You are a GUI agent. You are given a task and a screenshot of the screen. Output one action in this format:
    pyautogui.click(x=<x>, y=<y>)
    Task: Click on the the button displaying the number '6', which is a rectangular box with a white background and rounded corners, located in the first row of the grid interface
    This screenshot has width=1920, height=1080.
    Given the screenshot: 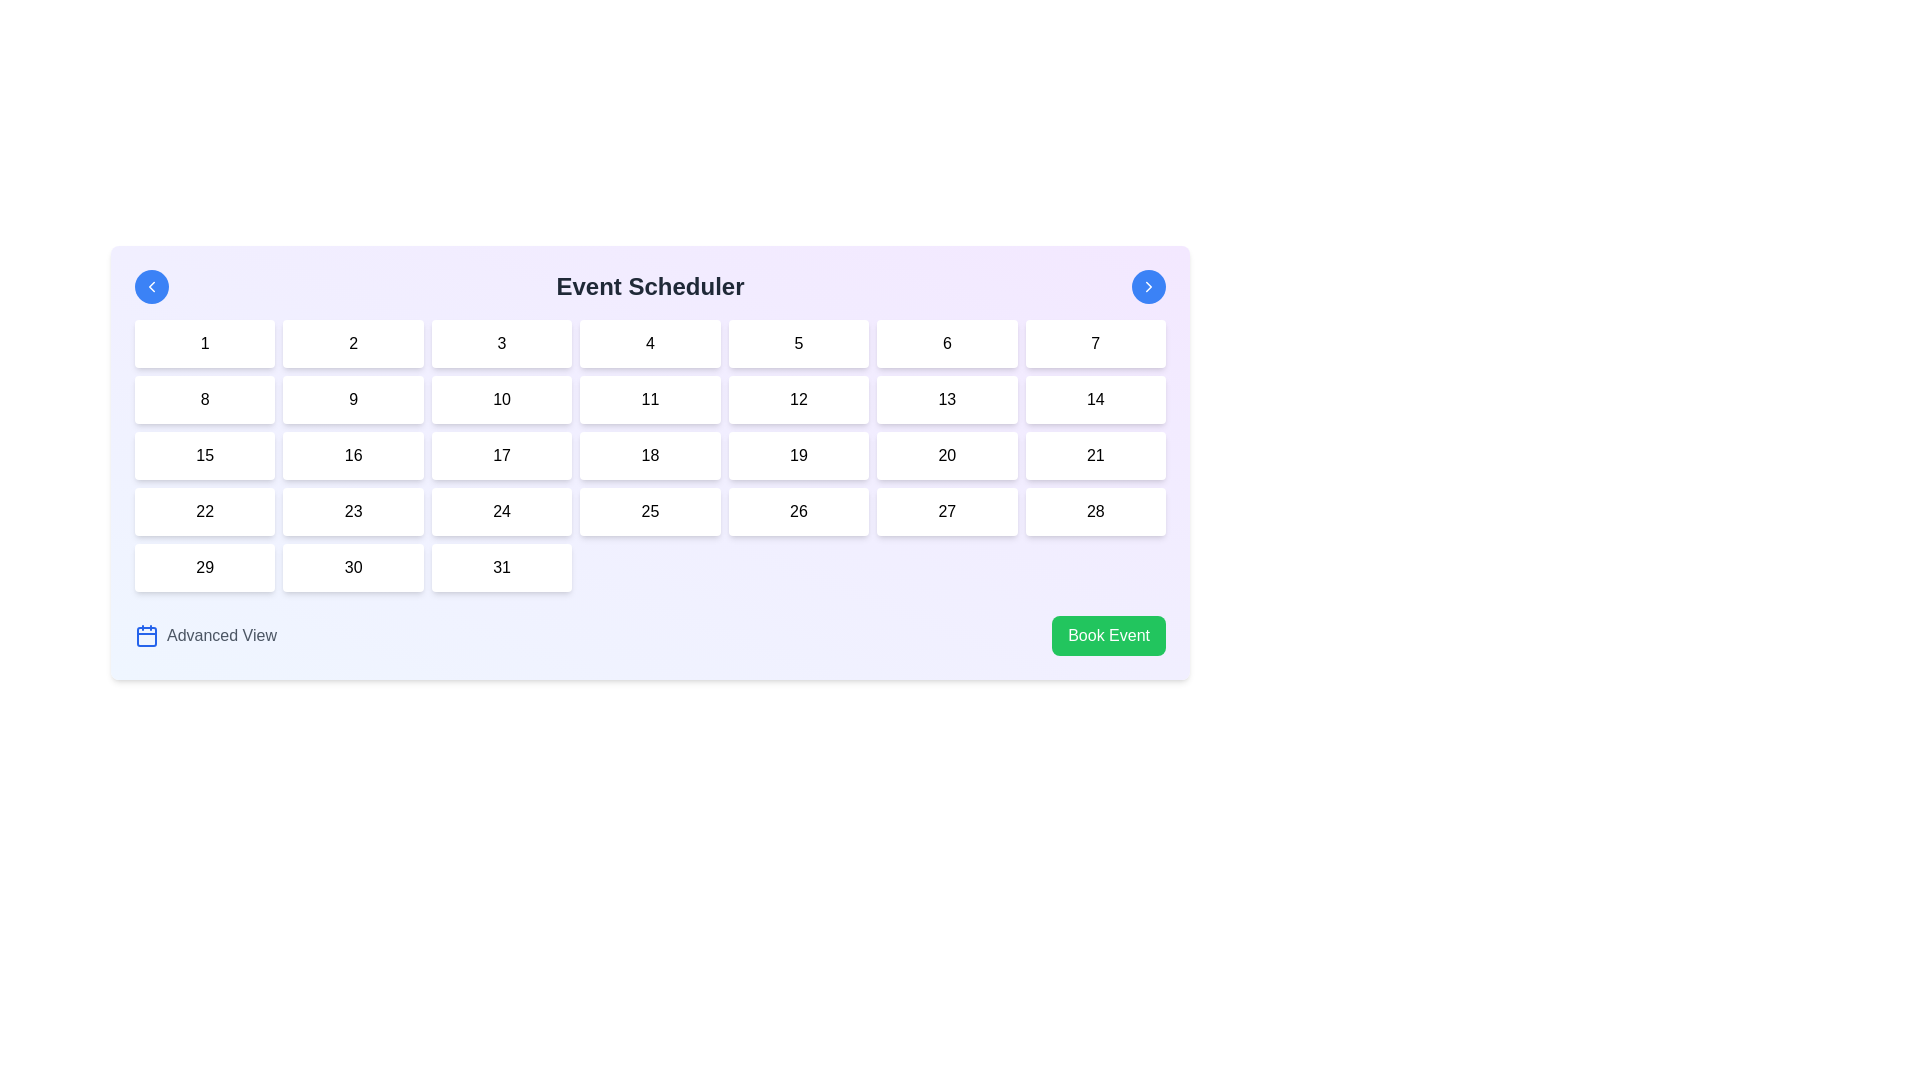 What is the action you would take?
    pyautogui.click(x=945, y=342)
    